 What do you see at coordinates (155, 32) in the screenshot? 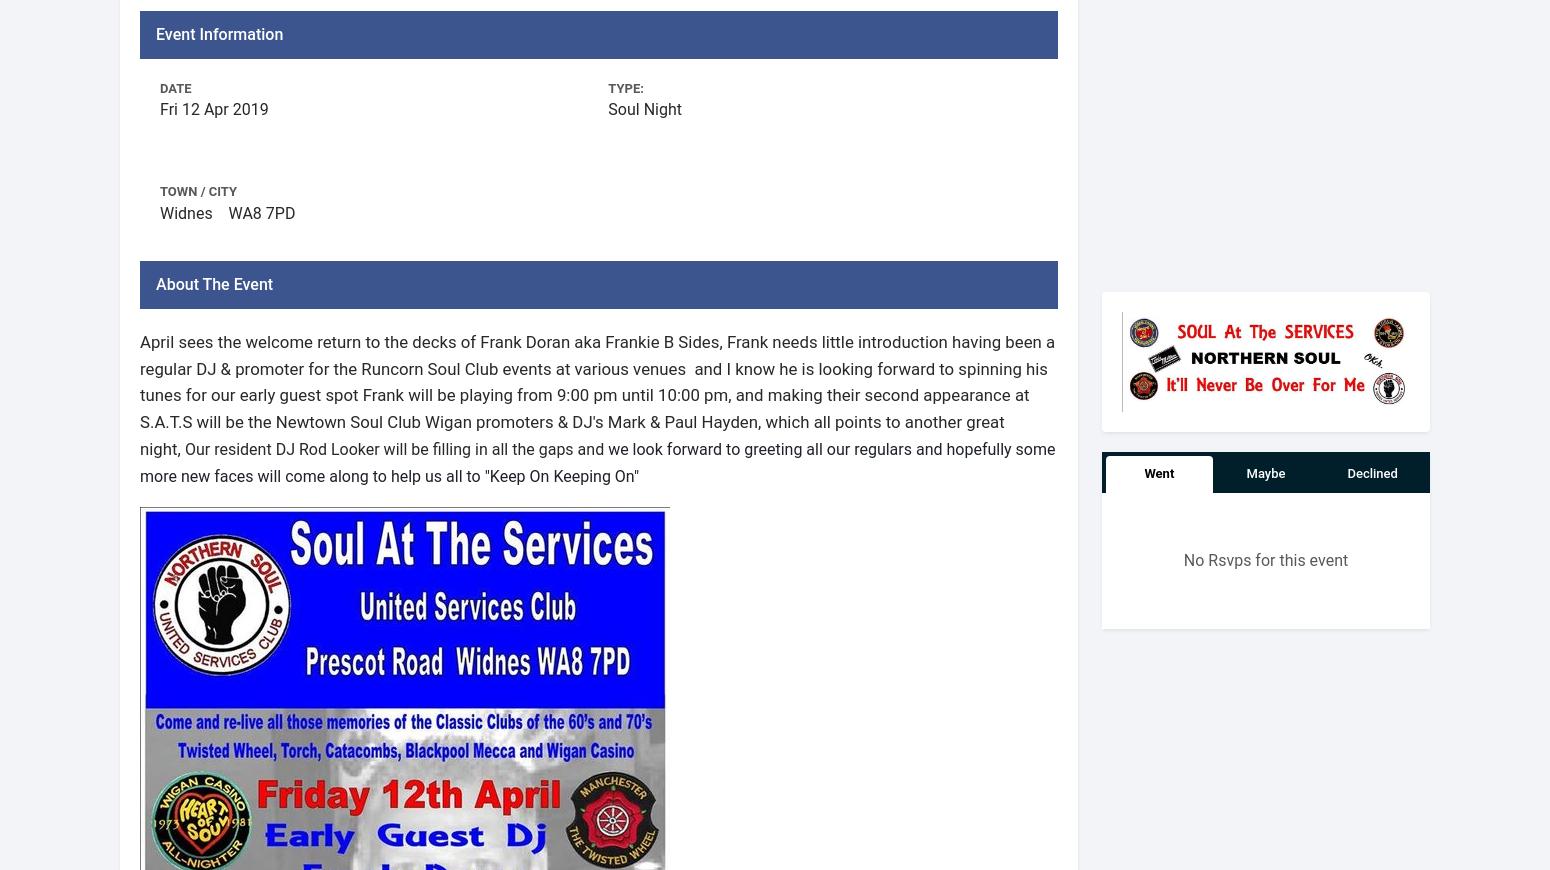
I see `'Event Information'` at bounding box center [155, 32].